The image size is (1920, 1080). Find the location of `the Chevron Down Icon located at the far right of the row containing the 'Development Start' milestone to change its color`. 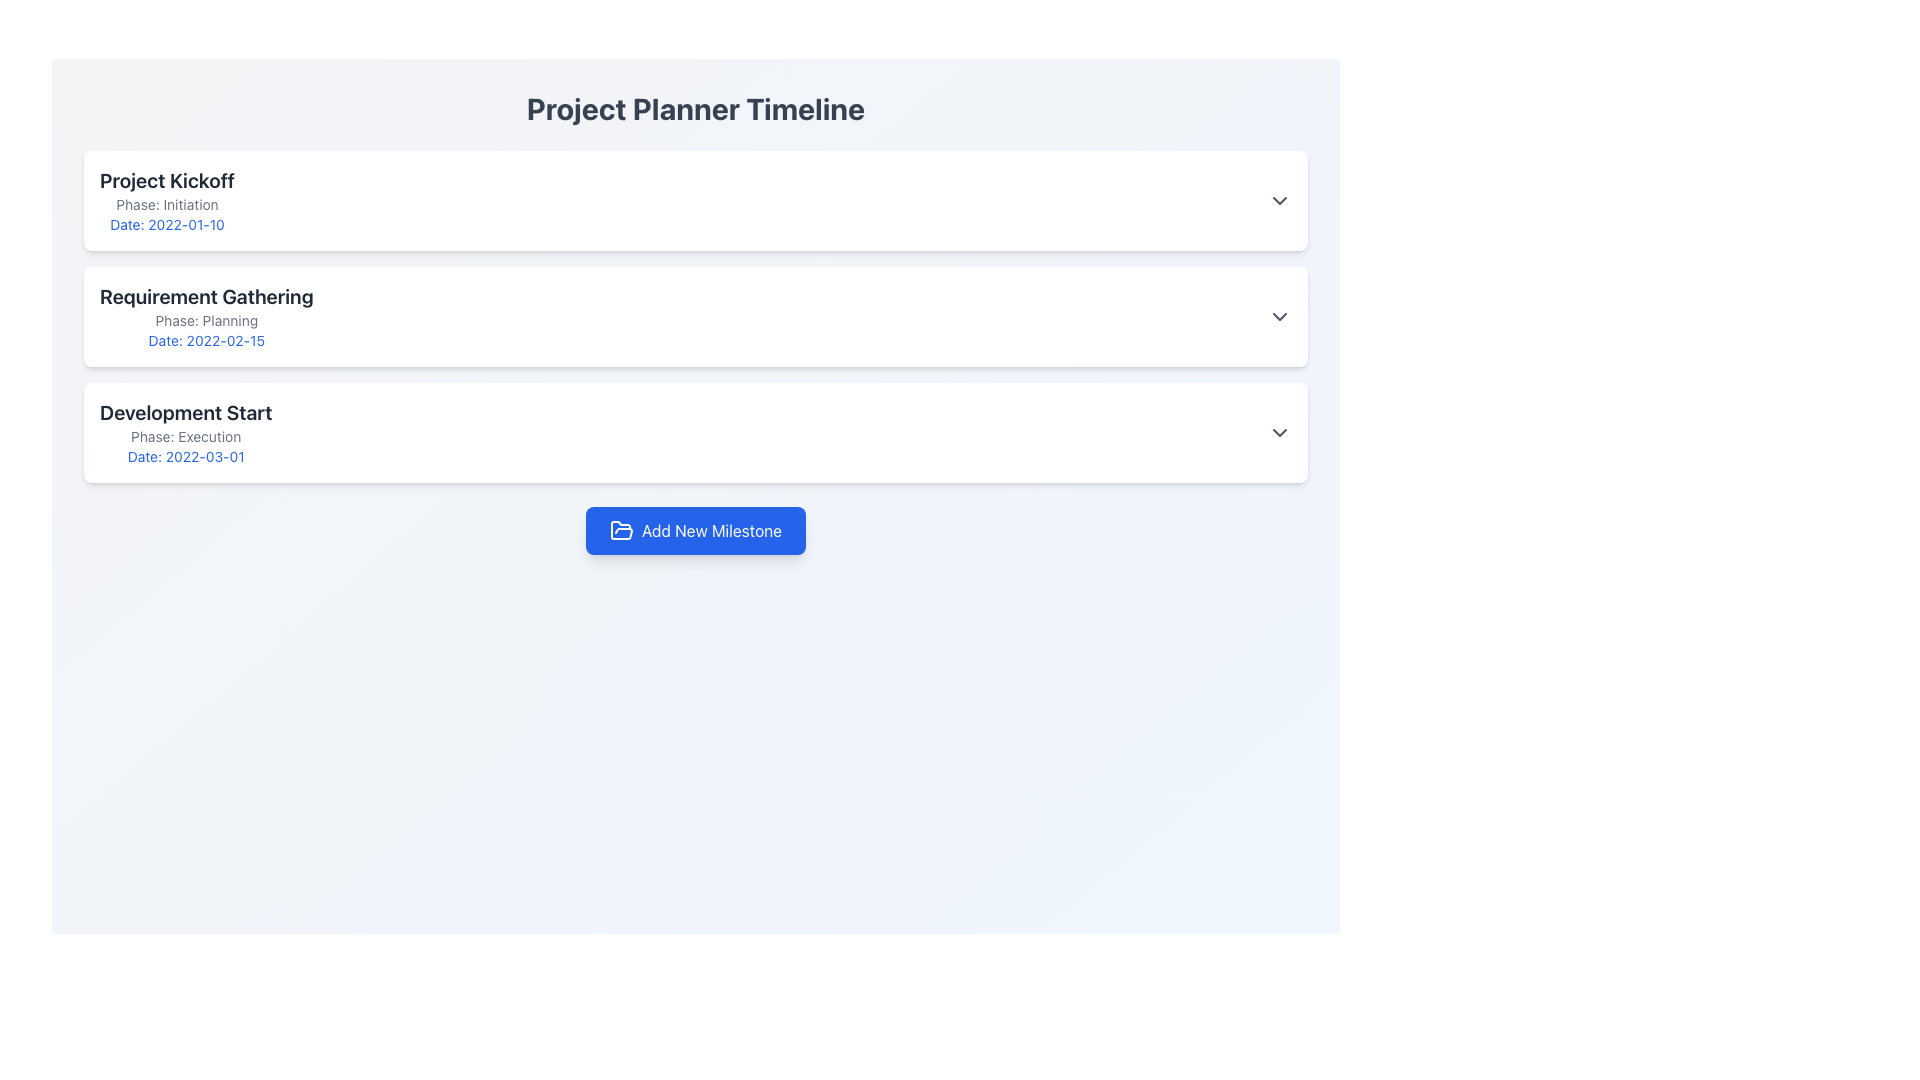

the Chevron Down Icon located at the far right of the row containing the 'Development Start' milestone to change its color is located at coordinates (1280, 431).